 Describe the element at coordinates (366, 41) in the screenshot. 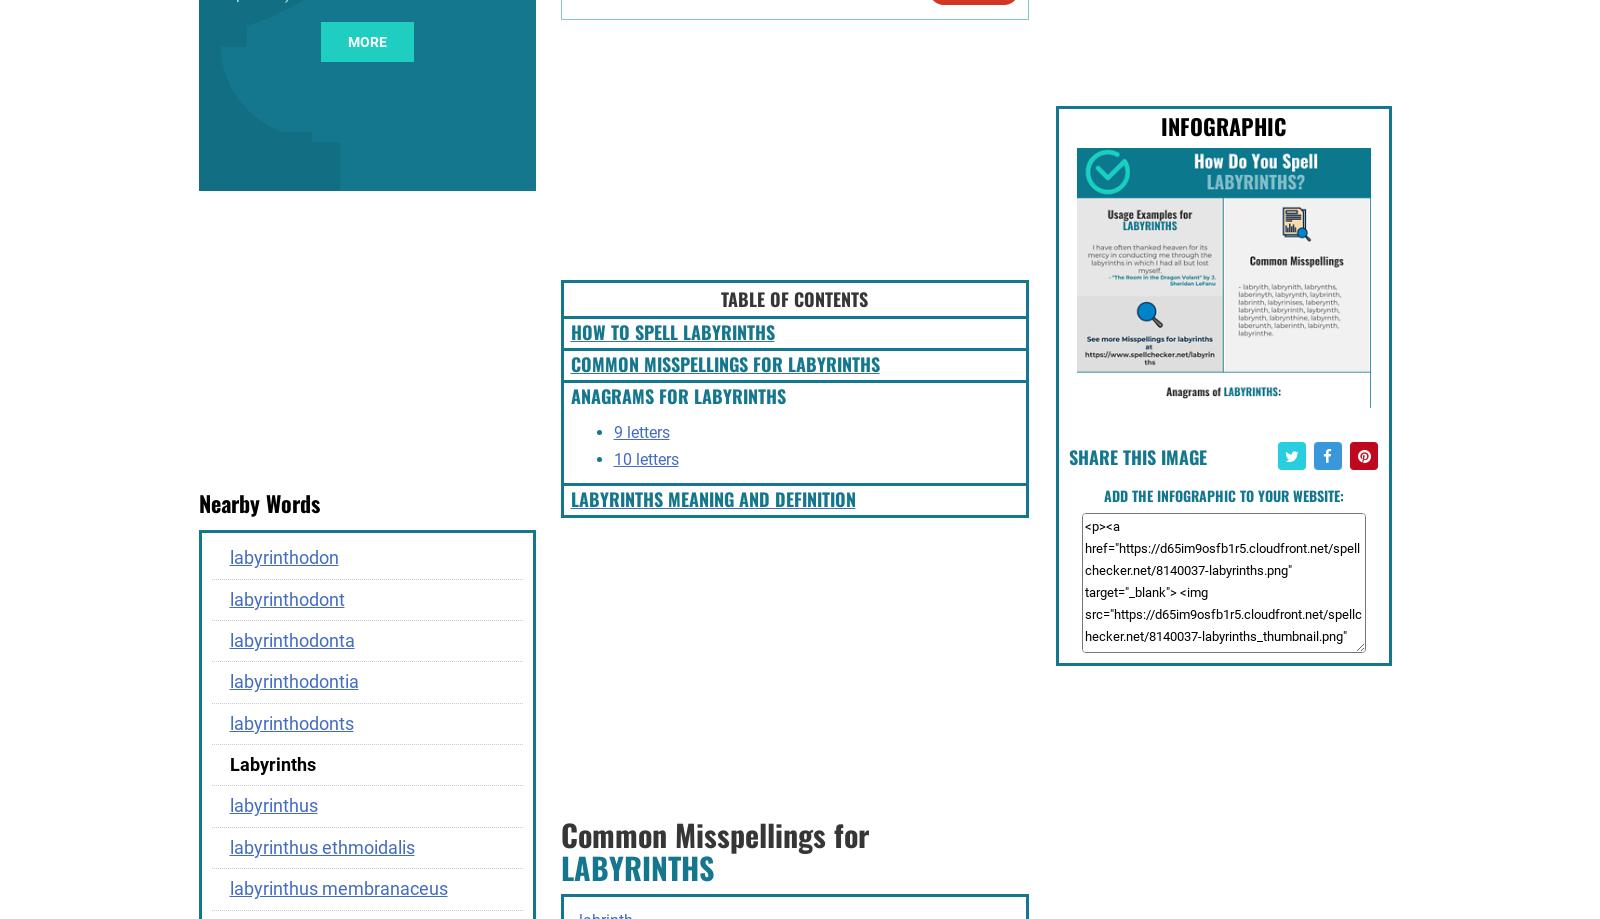

I see `'more'` at that location.